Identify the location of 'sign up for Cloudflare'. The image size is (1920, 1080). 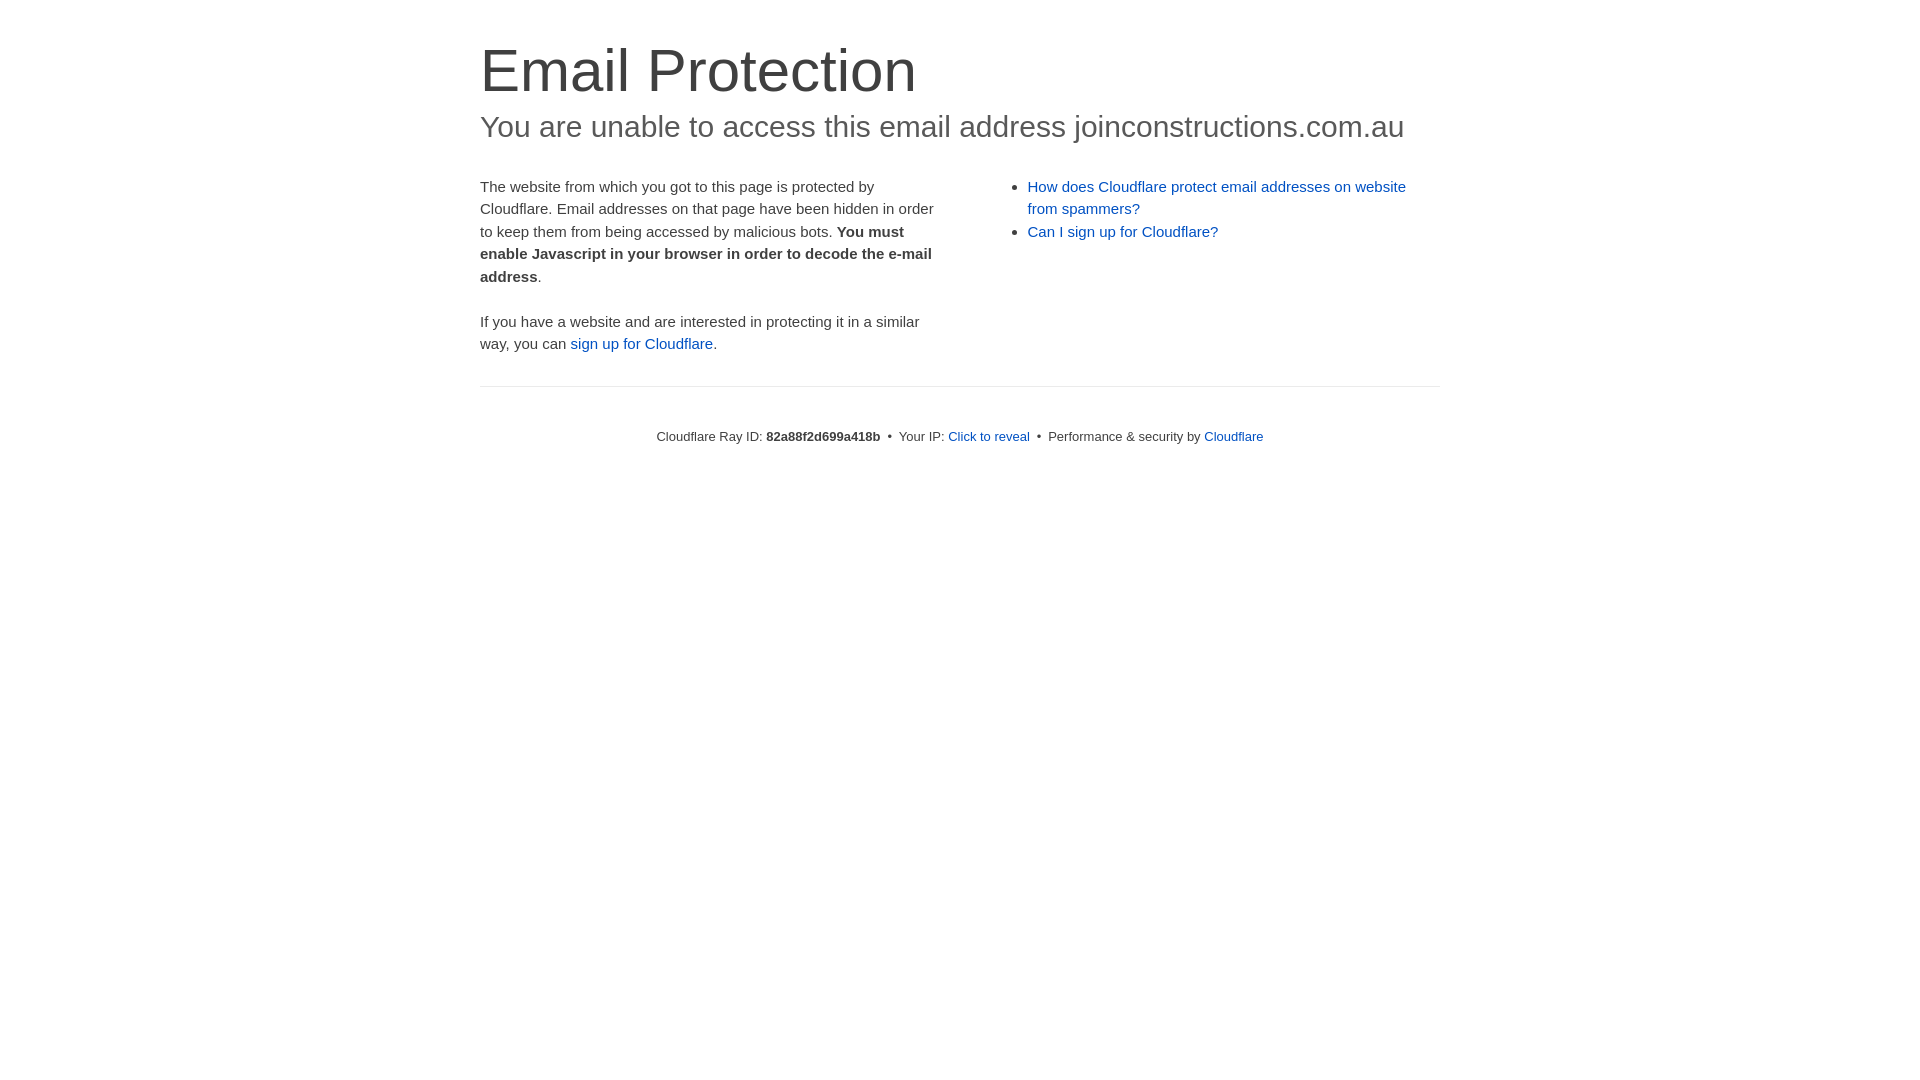
(642, 342).